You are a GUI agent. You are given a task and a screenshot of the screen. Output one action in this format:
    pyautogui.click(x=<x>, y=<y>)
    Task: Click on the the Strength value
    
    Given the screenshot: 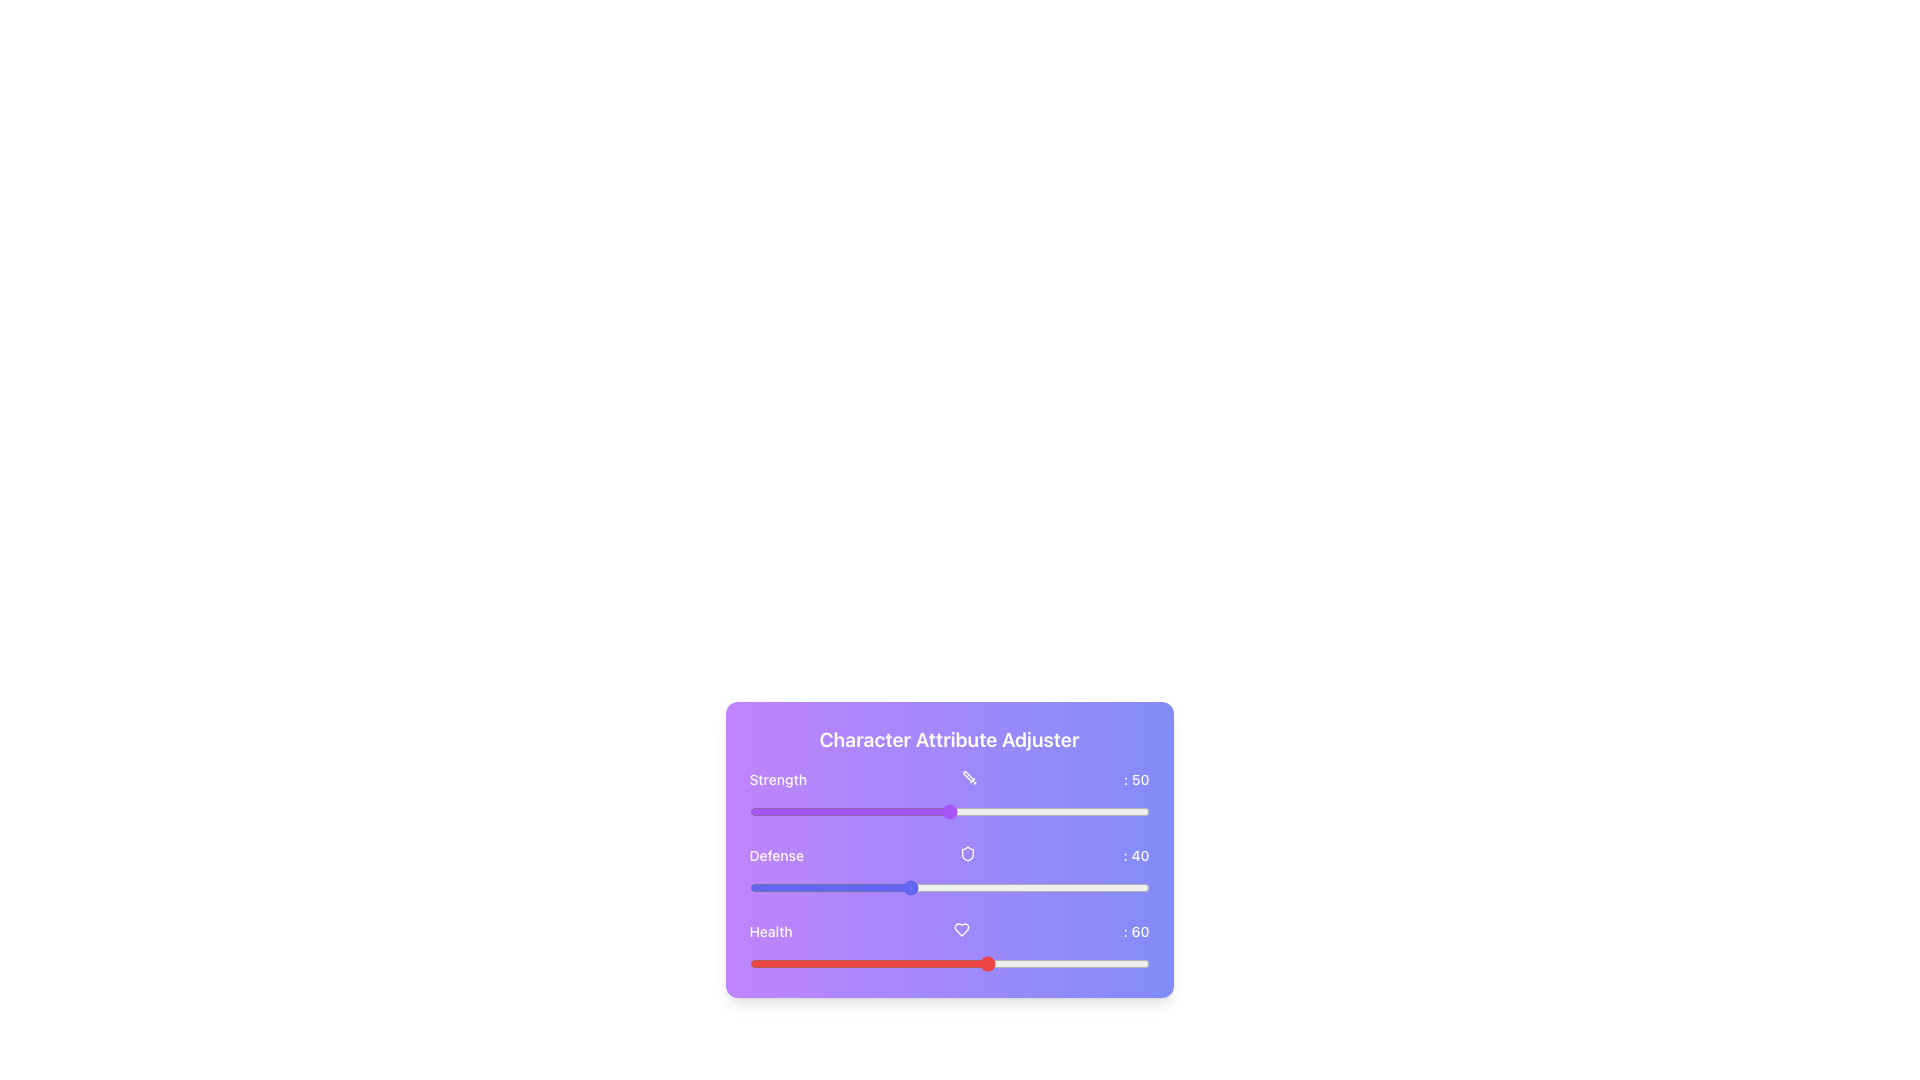 What is the action you would take?
    pyautogui.click(x=1141, y=812)
    